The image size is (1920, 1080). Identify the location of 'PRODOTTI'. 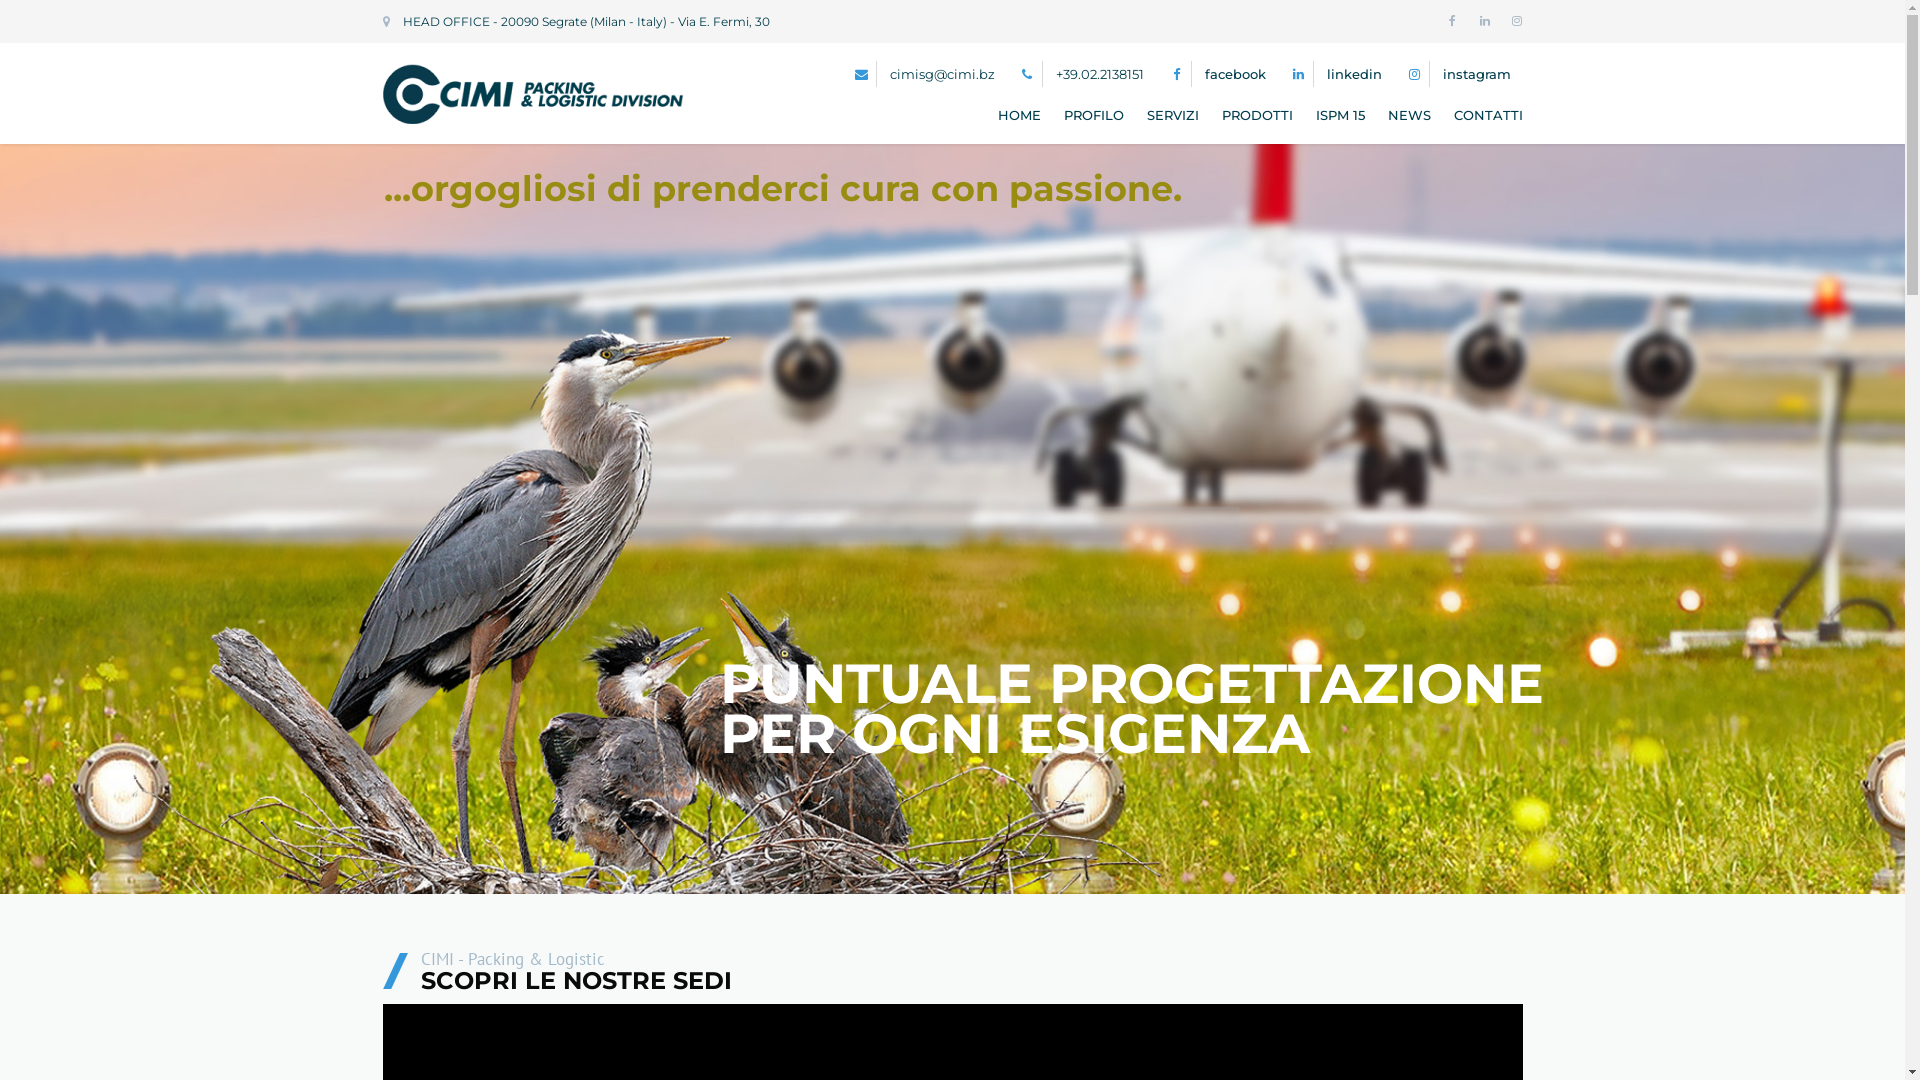
(1256, 115).